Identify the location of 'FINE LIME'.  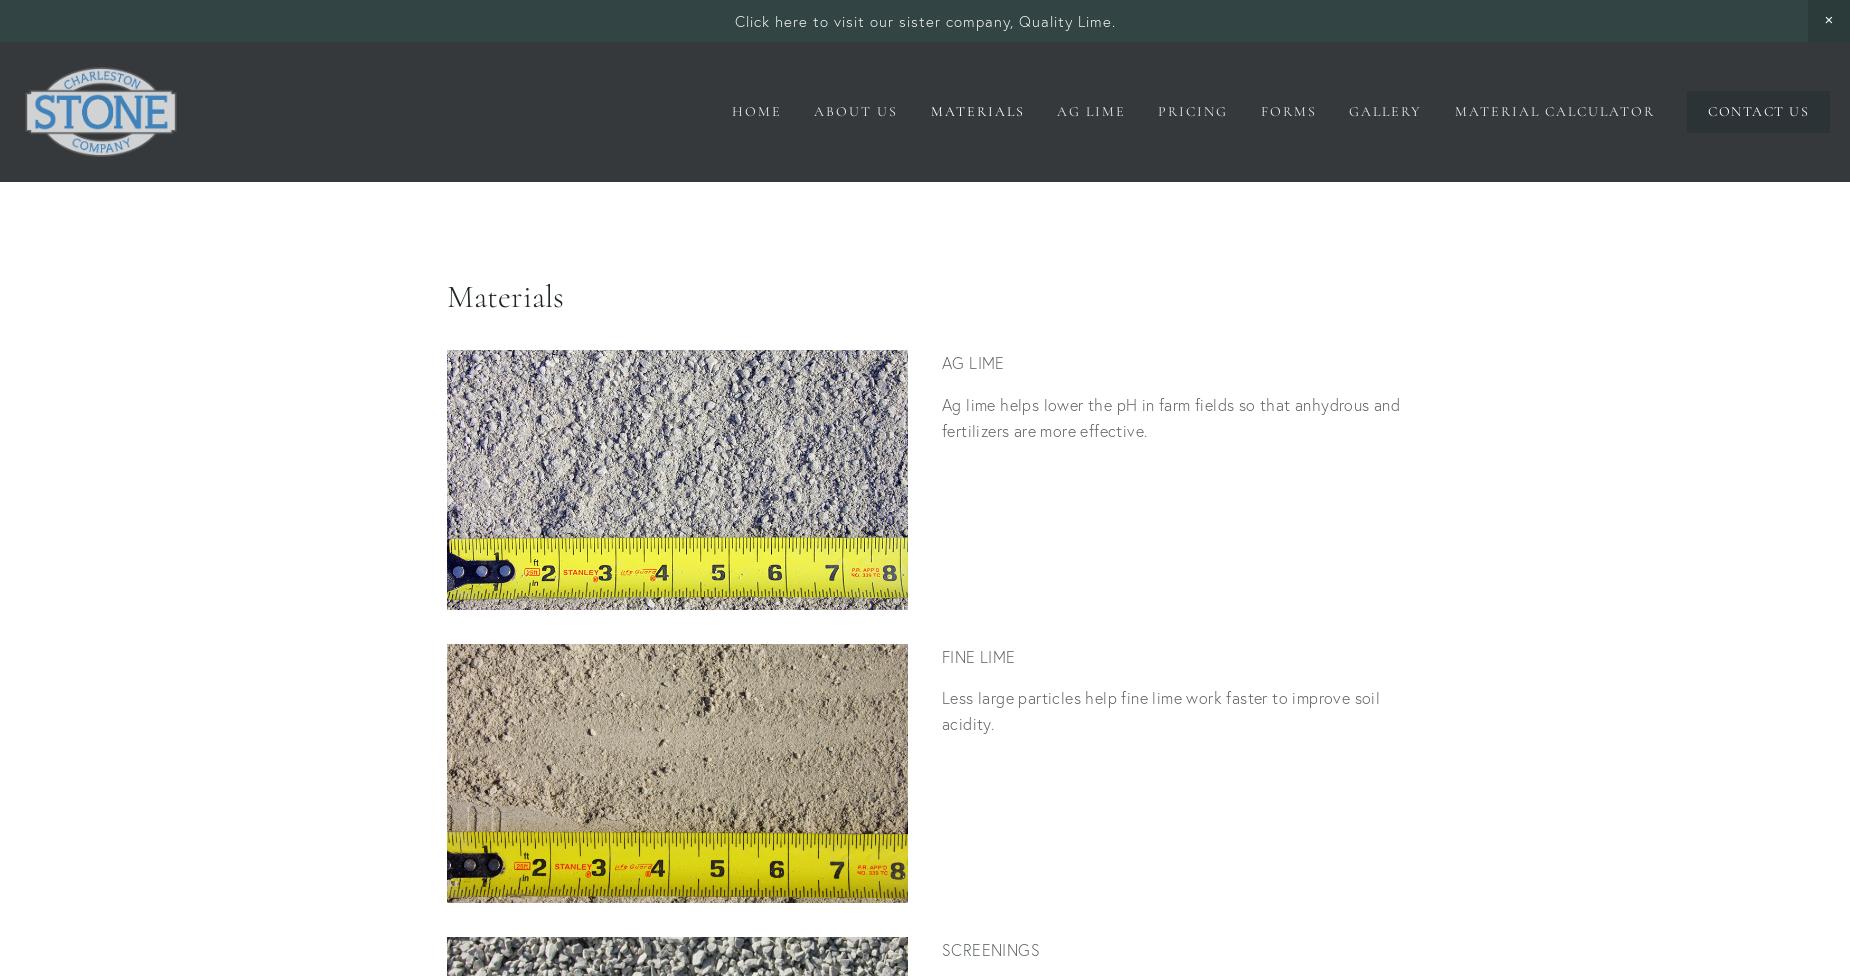
(977, 654).